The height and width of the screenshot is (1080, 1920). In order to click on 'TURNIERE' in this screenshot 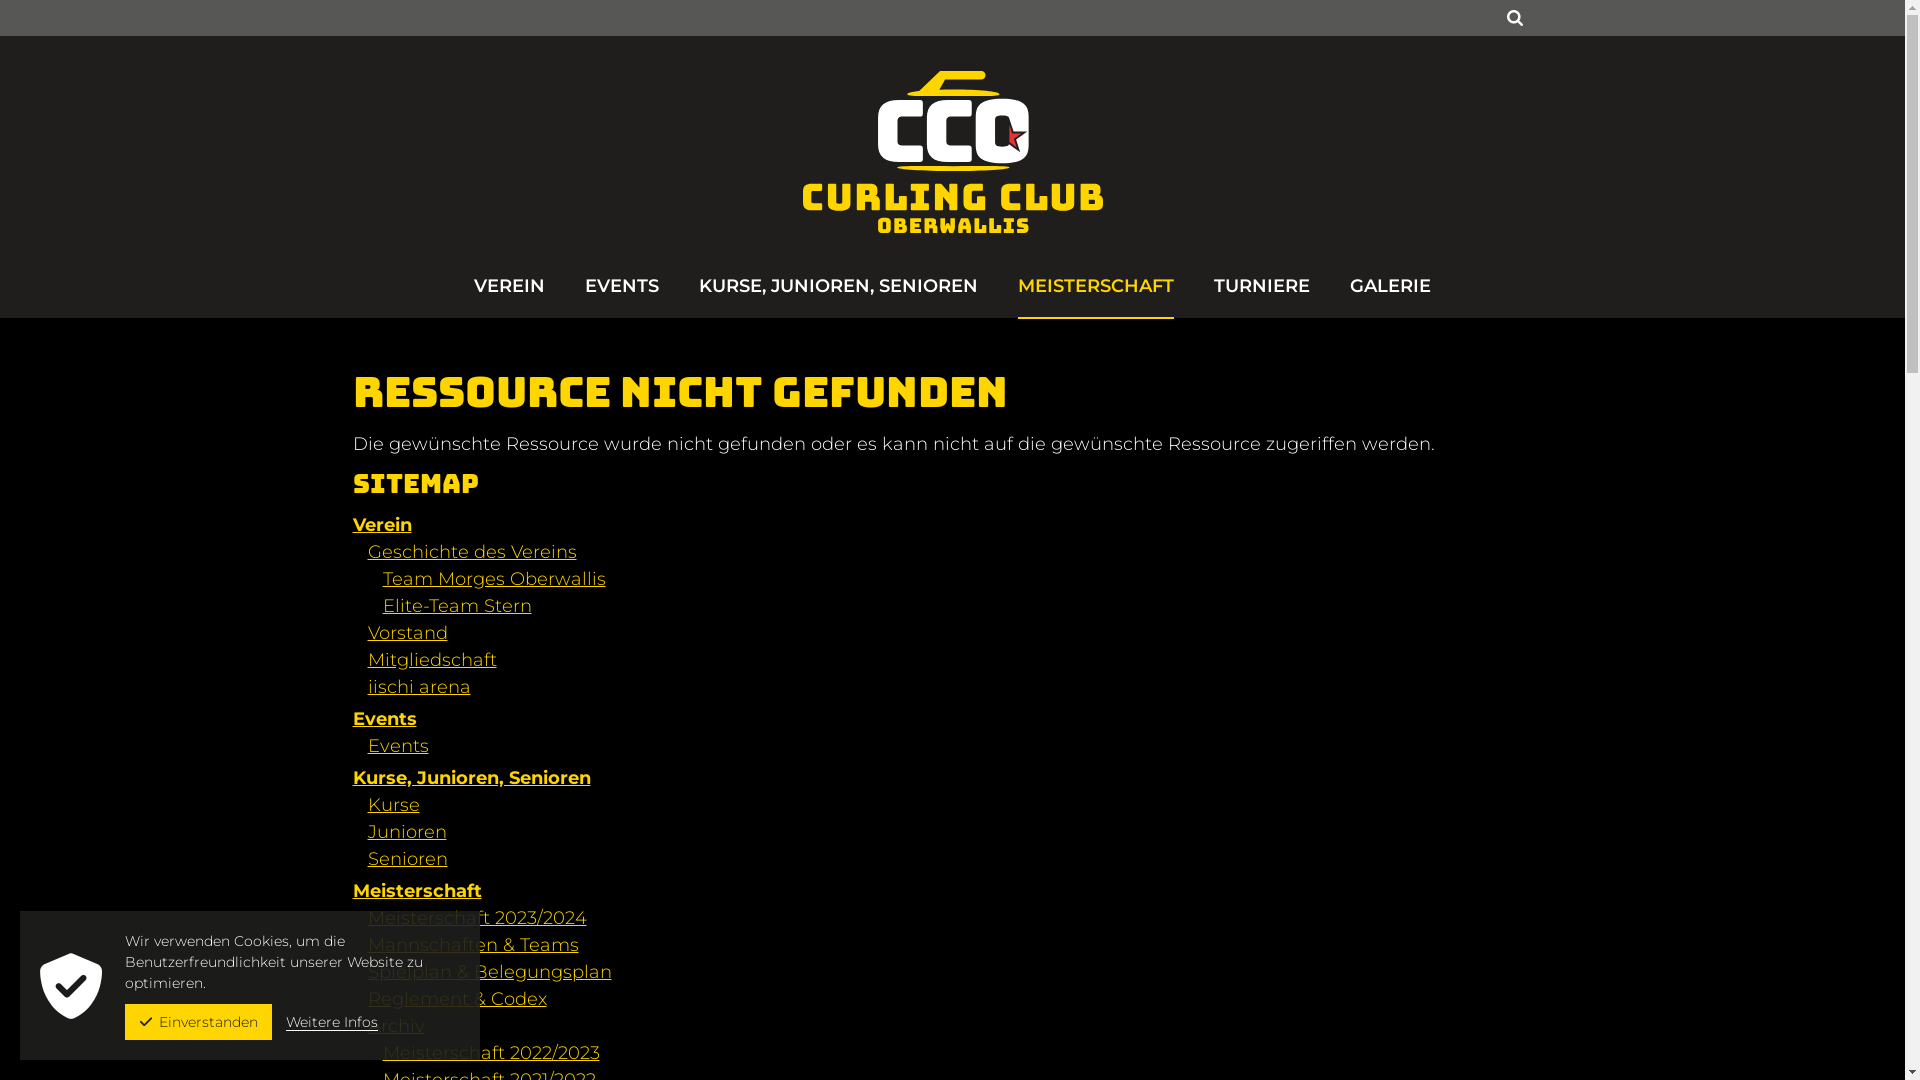, I will do `click(1261, 296)`.